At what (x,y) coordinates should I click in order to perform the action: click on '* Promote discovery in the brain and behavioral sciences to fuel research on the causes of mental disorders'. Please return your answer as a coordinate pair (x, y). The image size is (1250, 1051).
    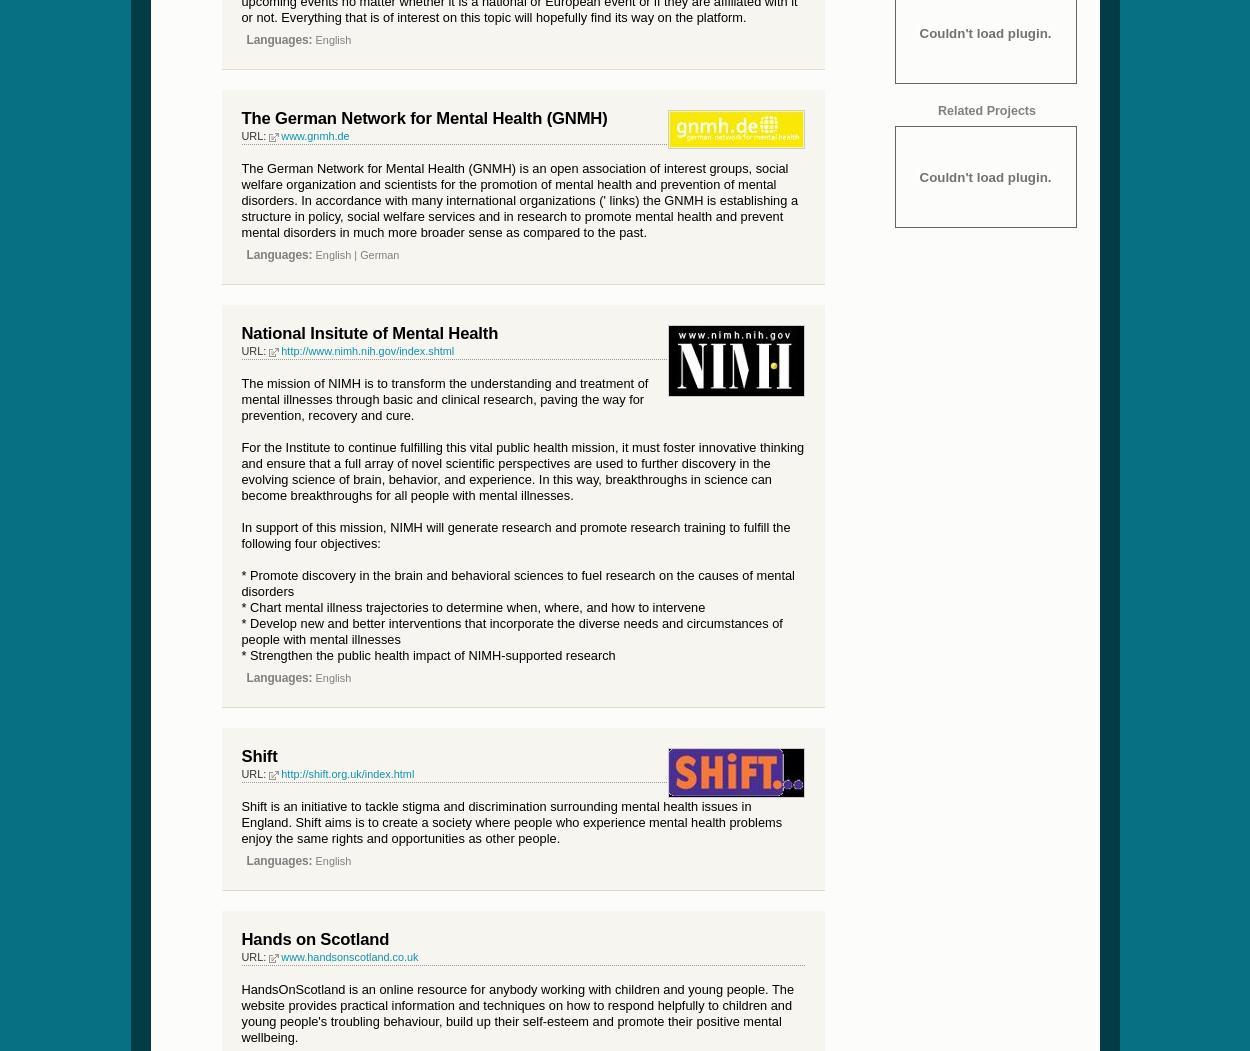
    Looking at the image, I should click on (517, 582).